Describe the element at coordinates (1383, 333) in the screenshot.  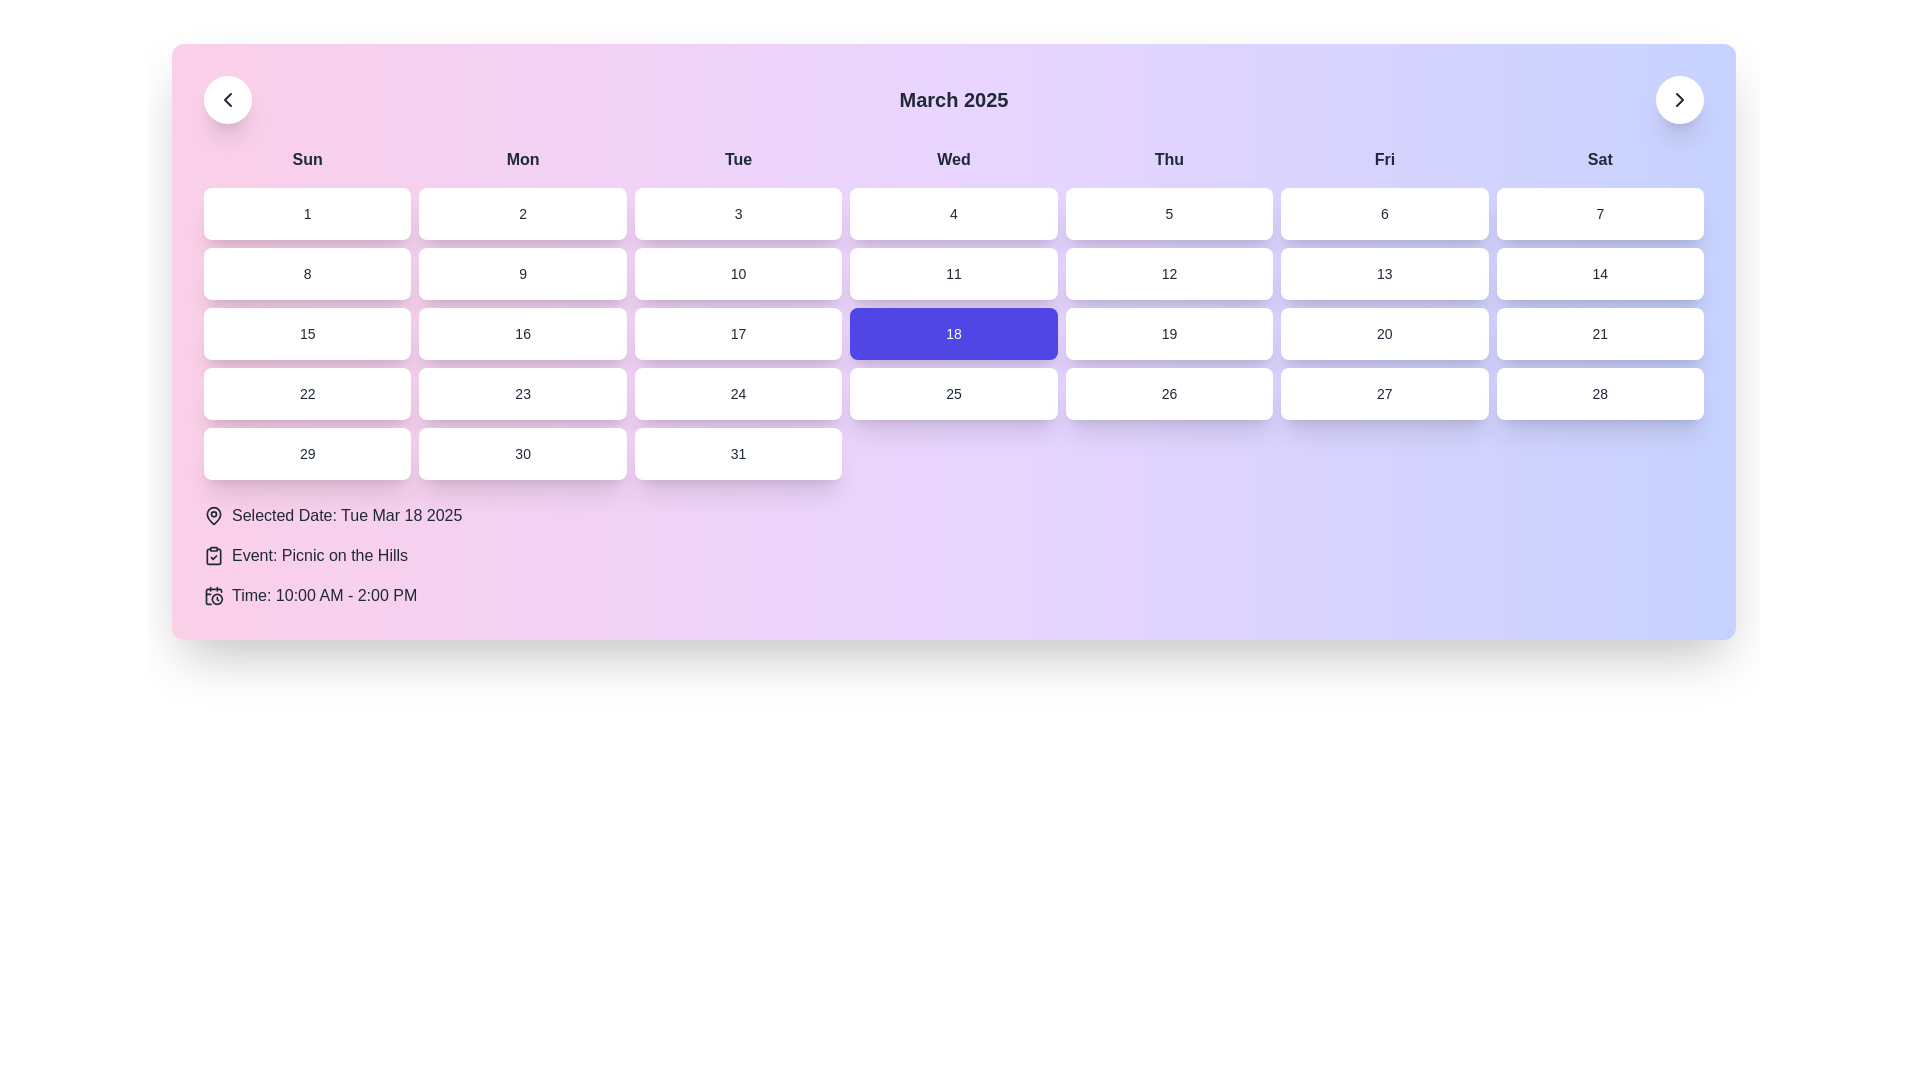
I see `the clickable date button representing the 20th in the calendar interface, located below the button labeled '19' and to the left of the button labeled '21'` at that location.